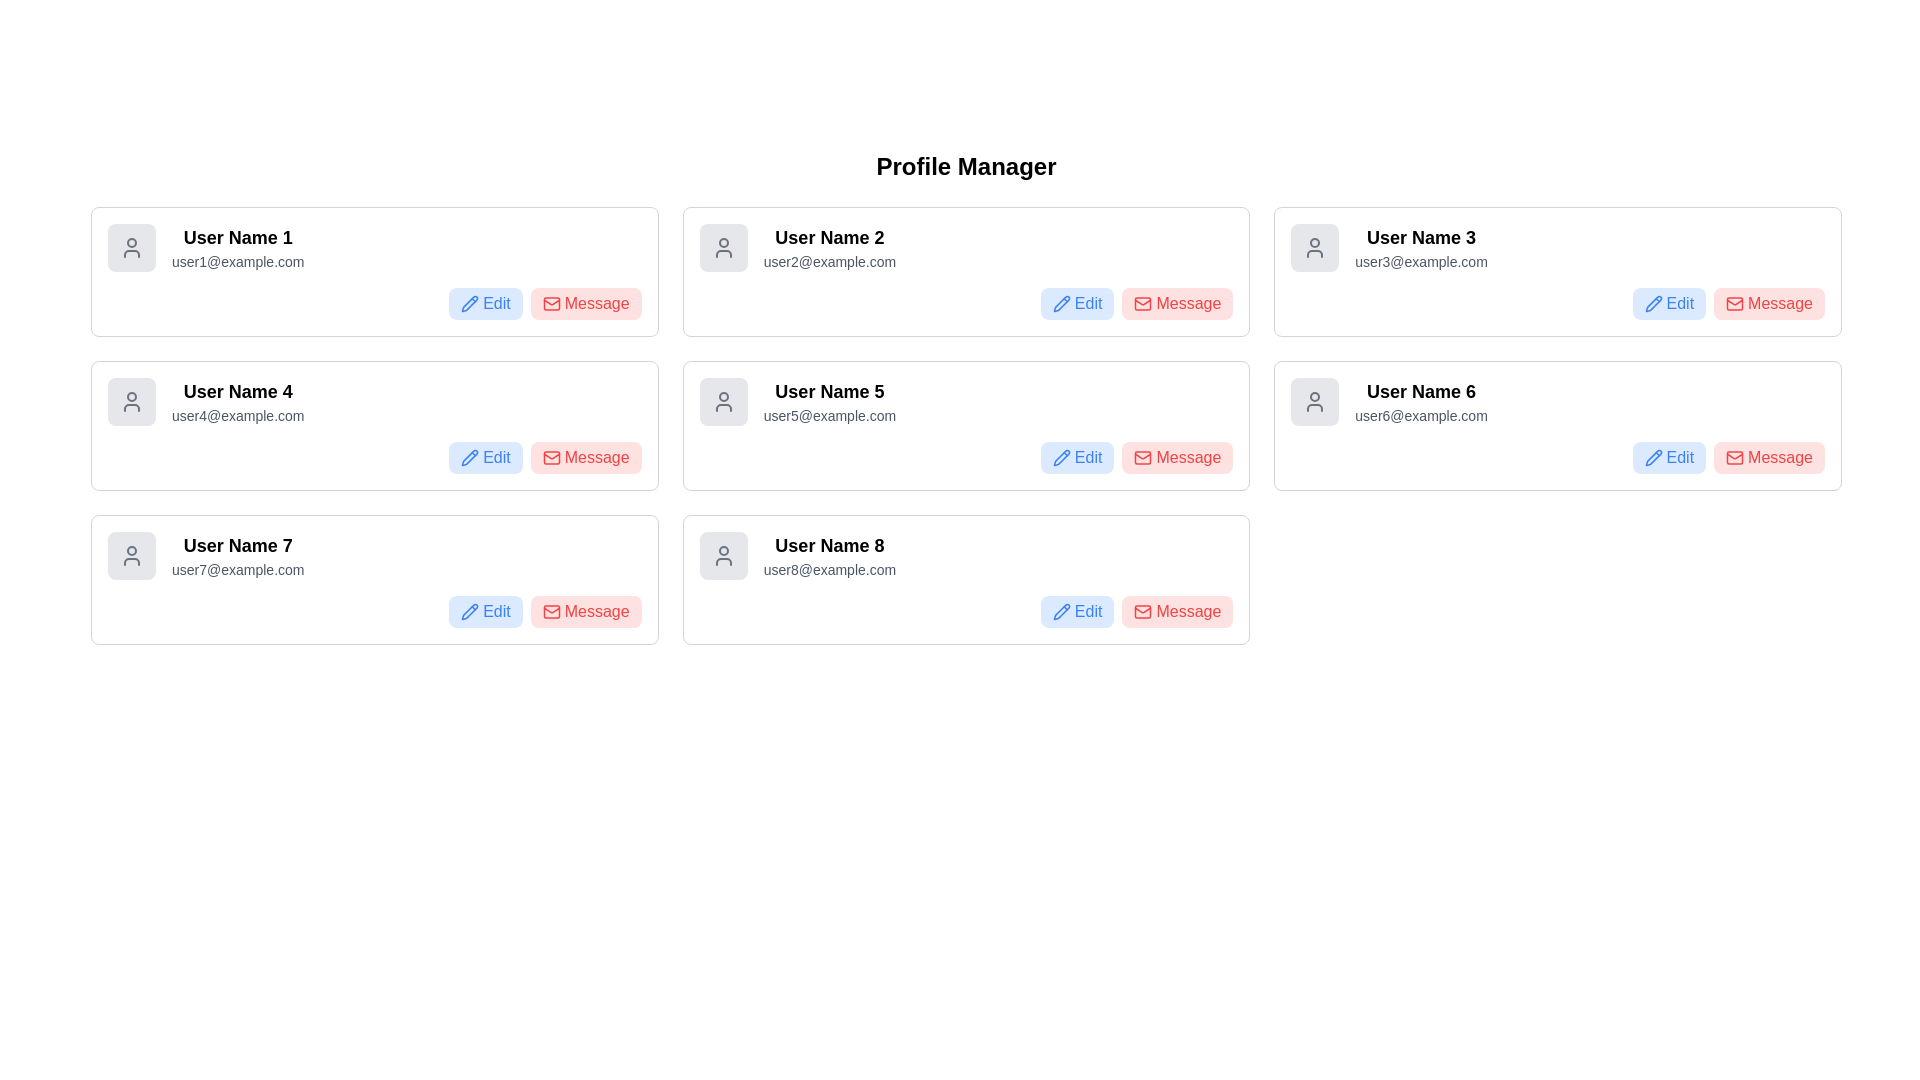  I want to click on the text label displaying the user's email address located in the bottom portion of the eighth profile card in the bottom-right corner of the grid layout, so click(829, 570).